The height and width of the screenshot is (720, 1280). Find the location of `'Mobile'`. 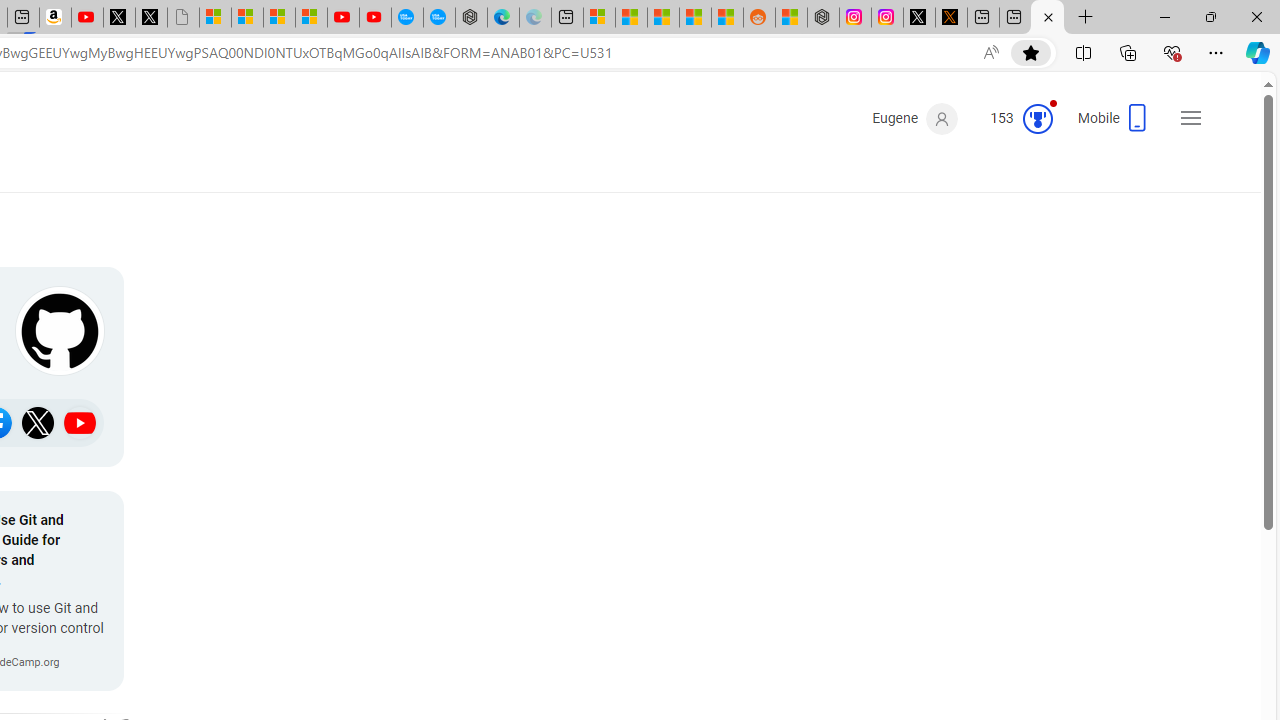

'Mobile' is located at coordinates (1113, 124).